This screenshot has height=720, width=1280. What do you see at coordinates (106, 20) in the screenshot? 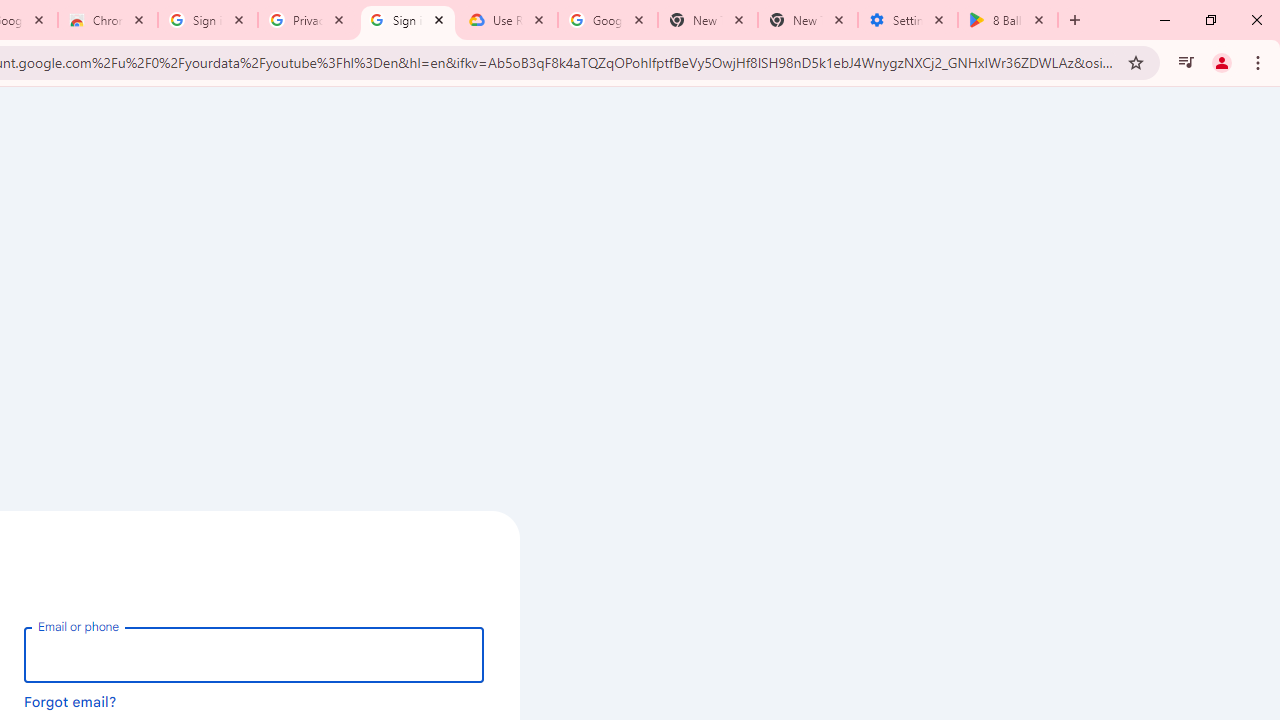
I see `'Chrome Web Store - Color themes by Chrome'` at bounding box center [106, 20].